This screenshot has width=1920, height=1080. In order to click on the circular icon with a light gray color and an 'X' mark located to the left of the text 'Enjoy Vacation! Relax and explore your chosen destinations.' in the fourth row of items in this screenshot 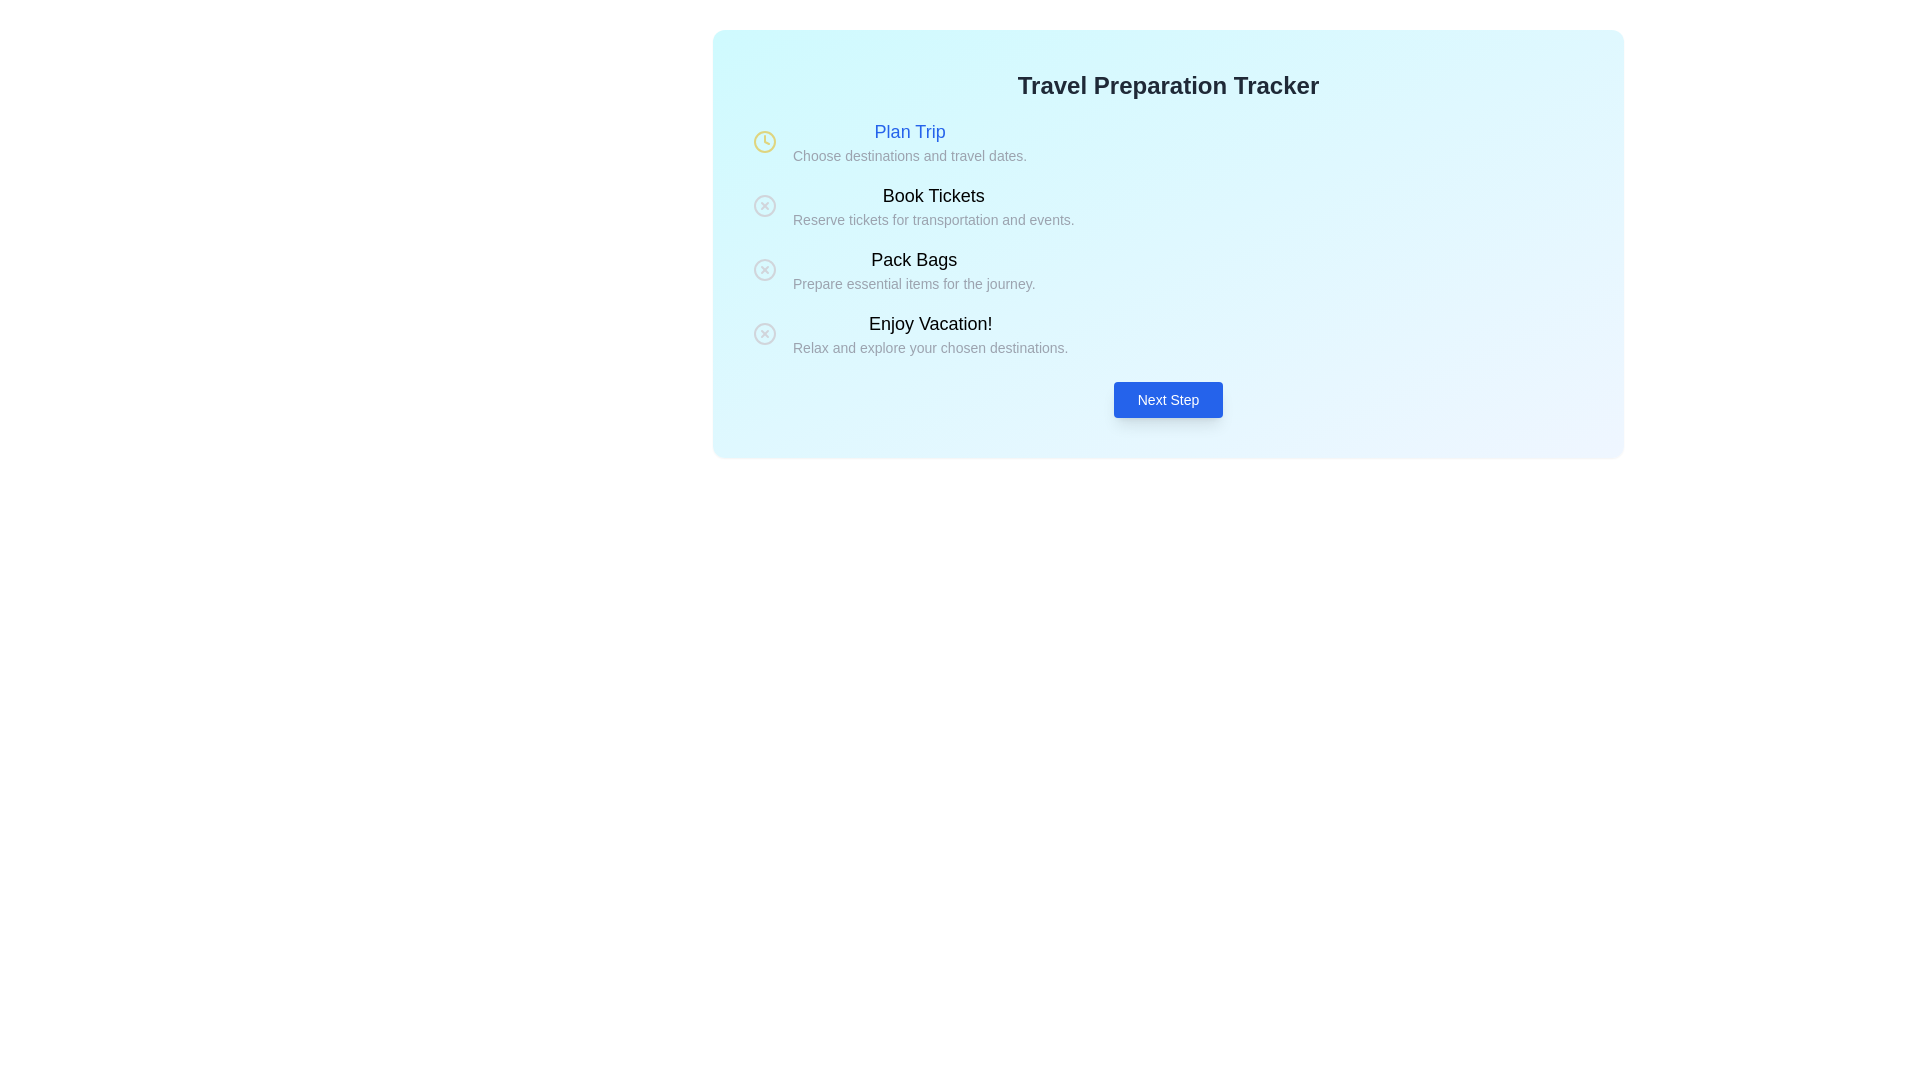, I will do `click(763, 333)`.